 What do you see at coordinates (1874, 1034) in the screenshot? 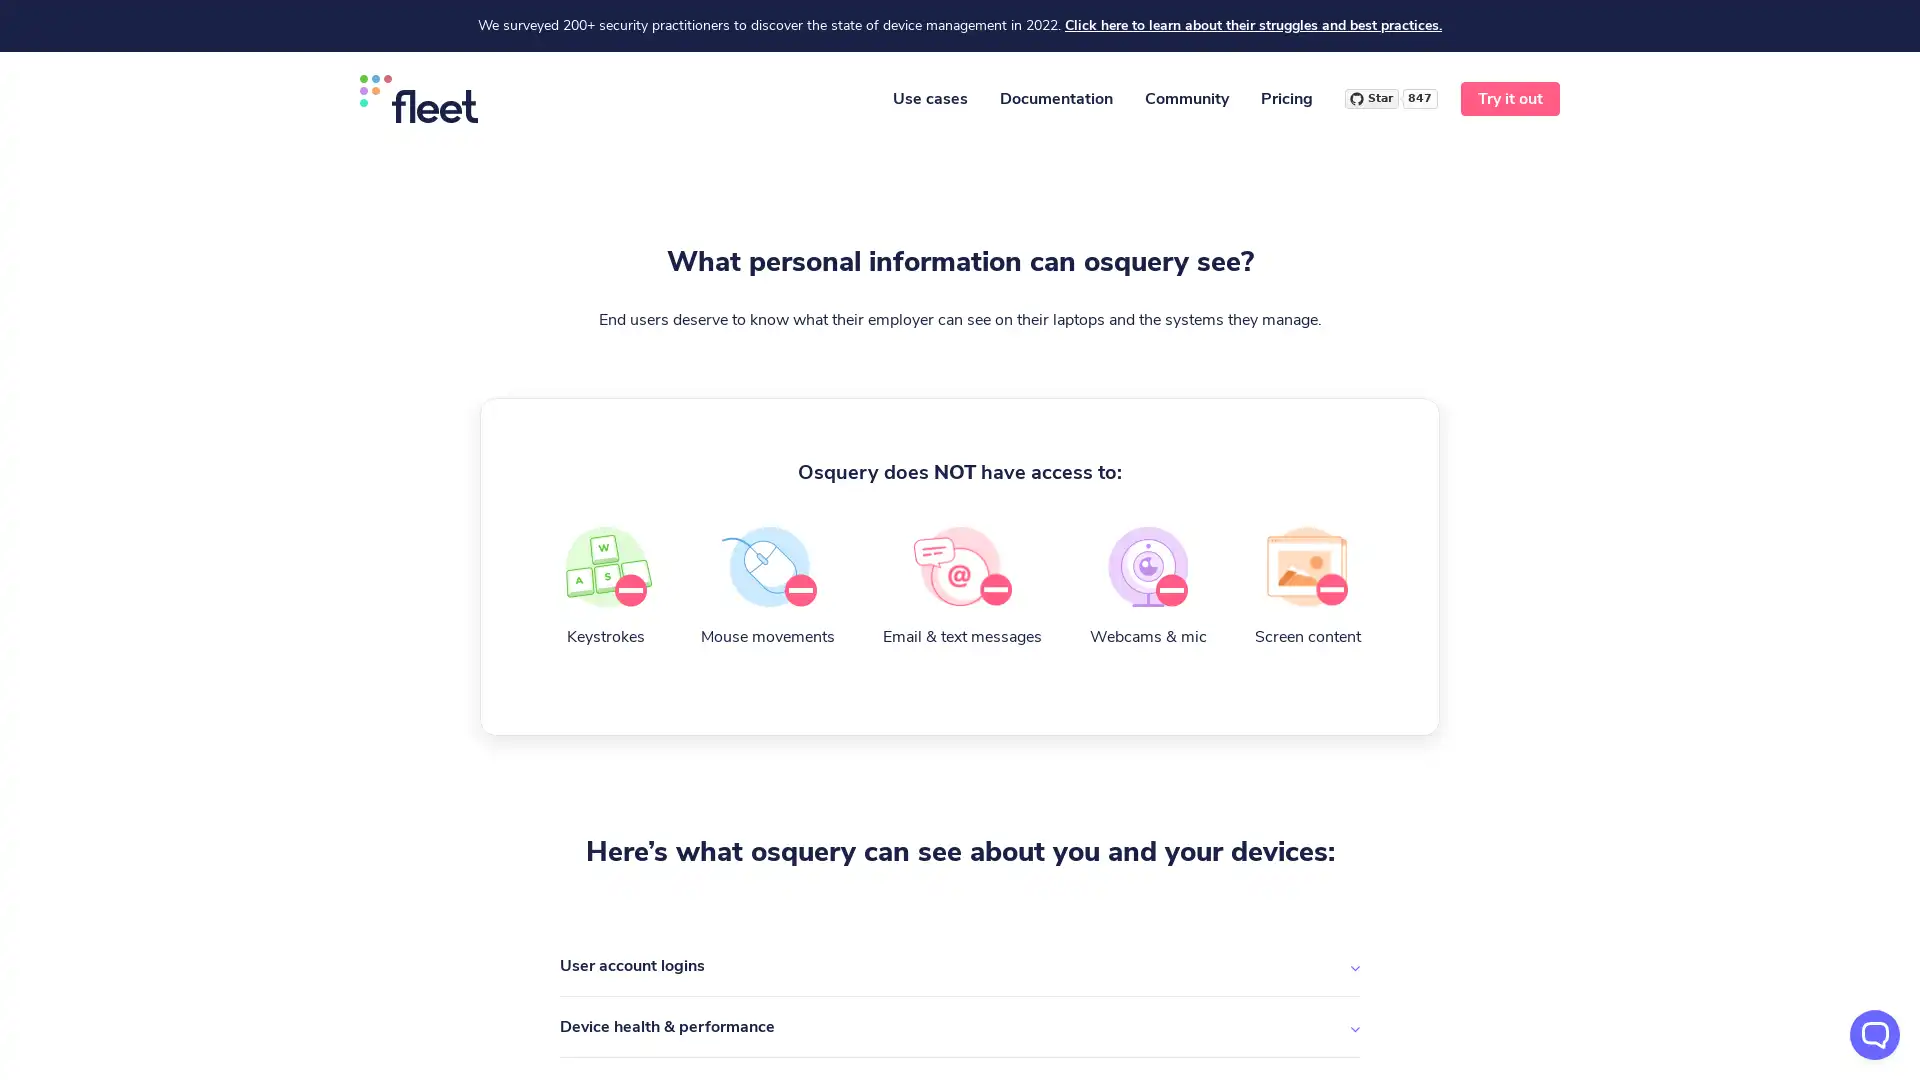
I see `Open chat widget` at bounding box center [1874, 1034].